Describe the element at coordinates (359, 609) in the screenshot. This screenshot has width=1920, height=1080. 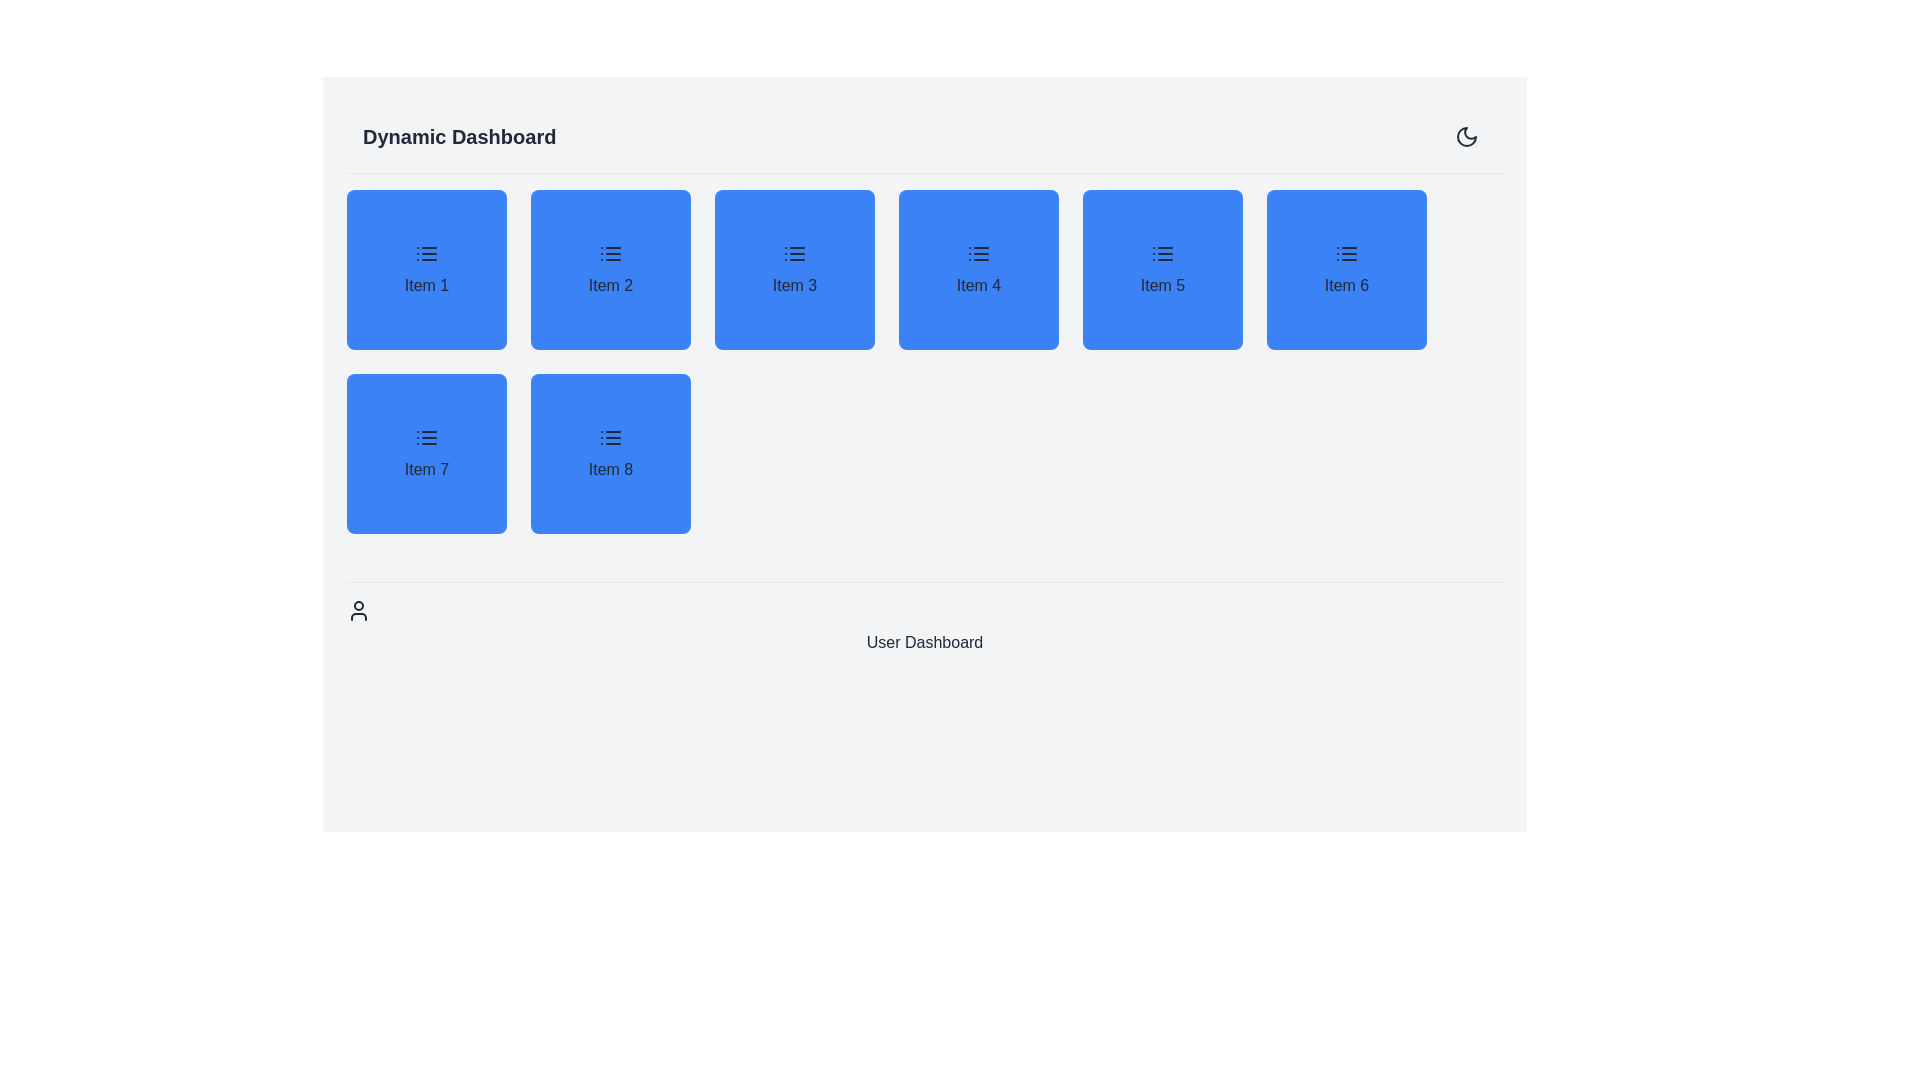
I see `the user avatar icon located below the 'User Dashboard' text, which is represented by a circular structure for the head and shoulder outline` at that location.